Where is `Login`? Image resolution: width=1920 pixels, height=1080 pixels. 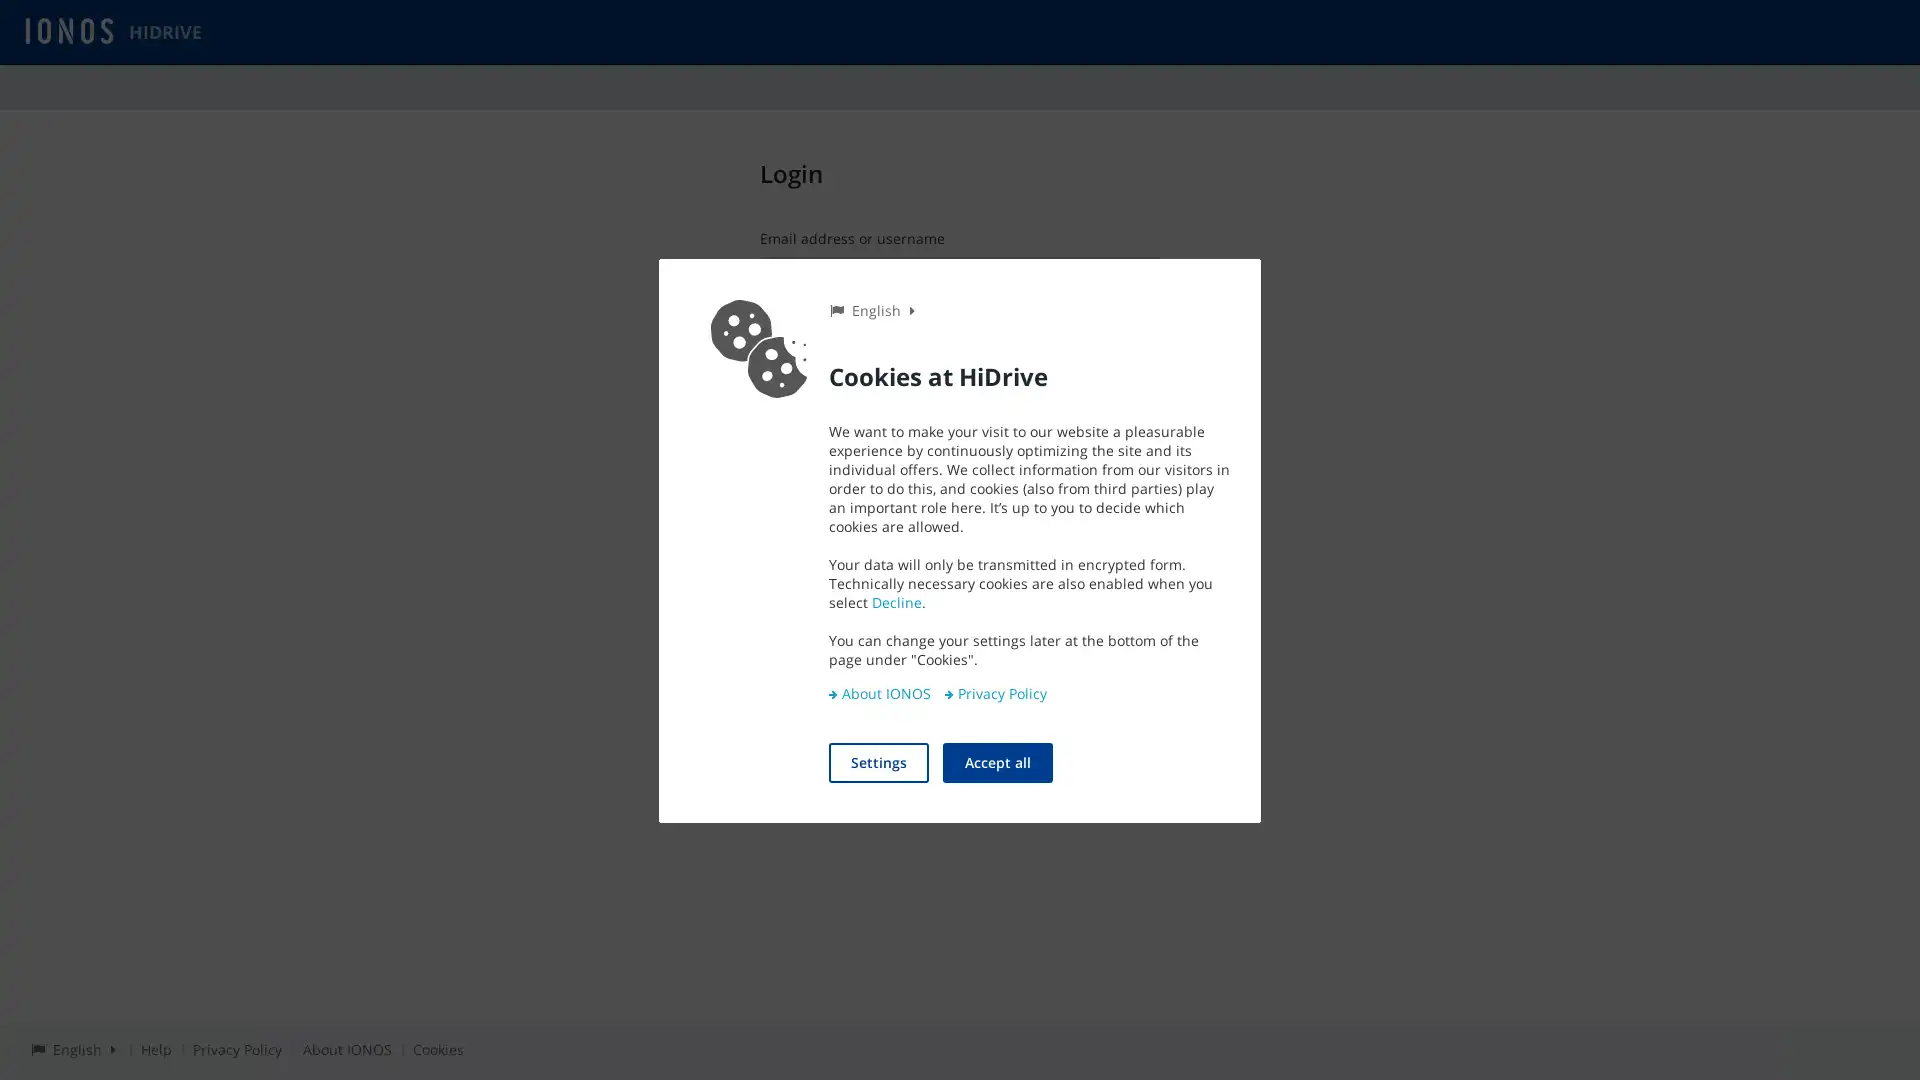 Login is located at coordinates (960, 446).